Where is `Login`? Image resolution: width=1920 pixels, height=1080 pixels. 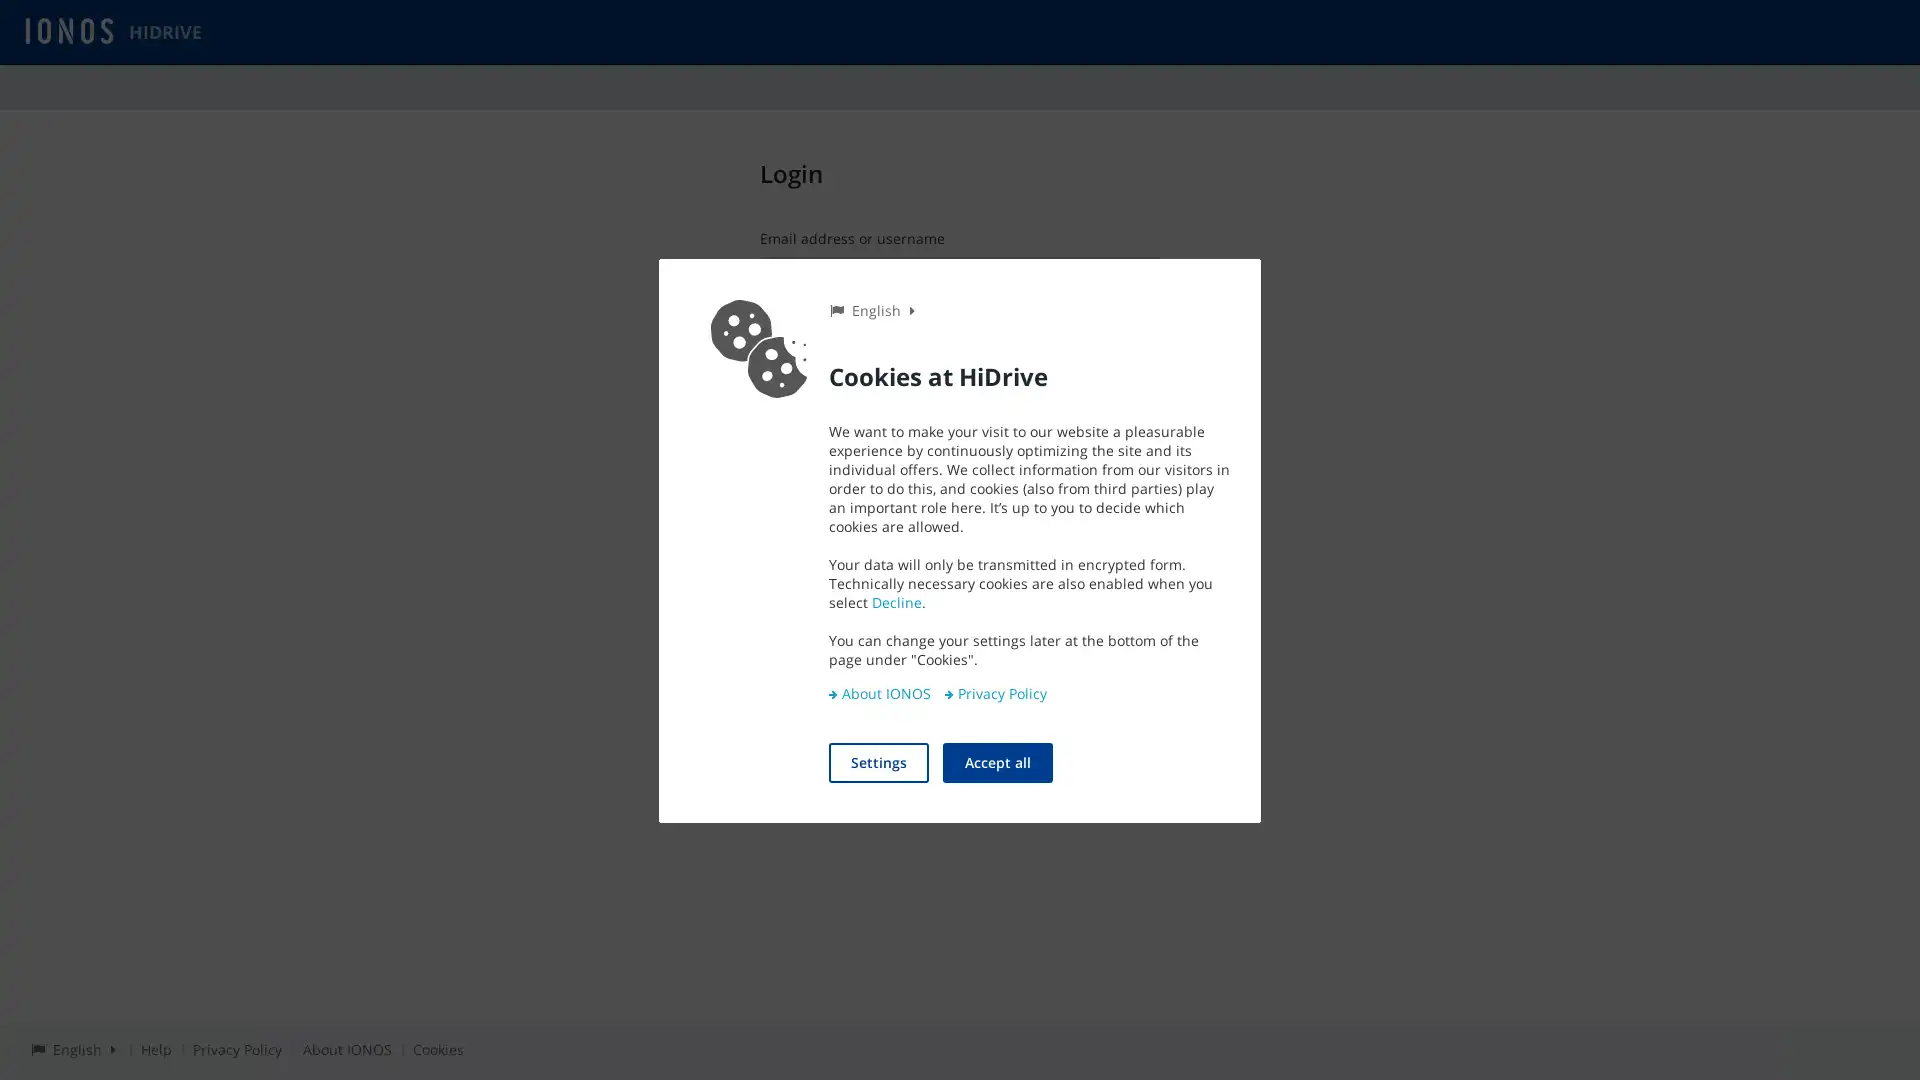 Login is located at coordinates (960, 446).